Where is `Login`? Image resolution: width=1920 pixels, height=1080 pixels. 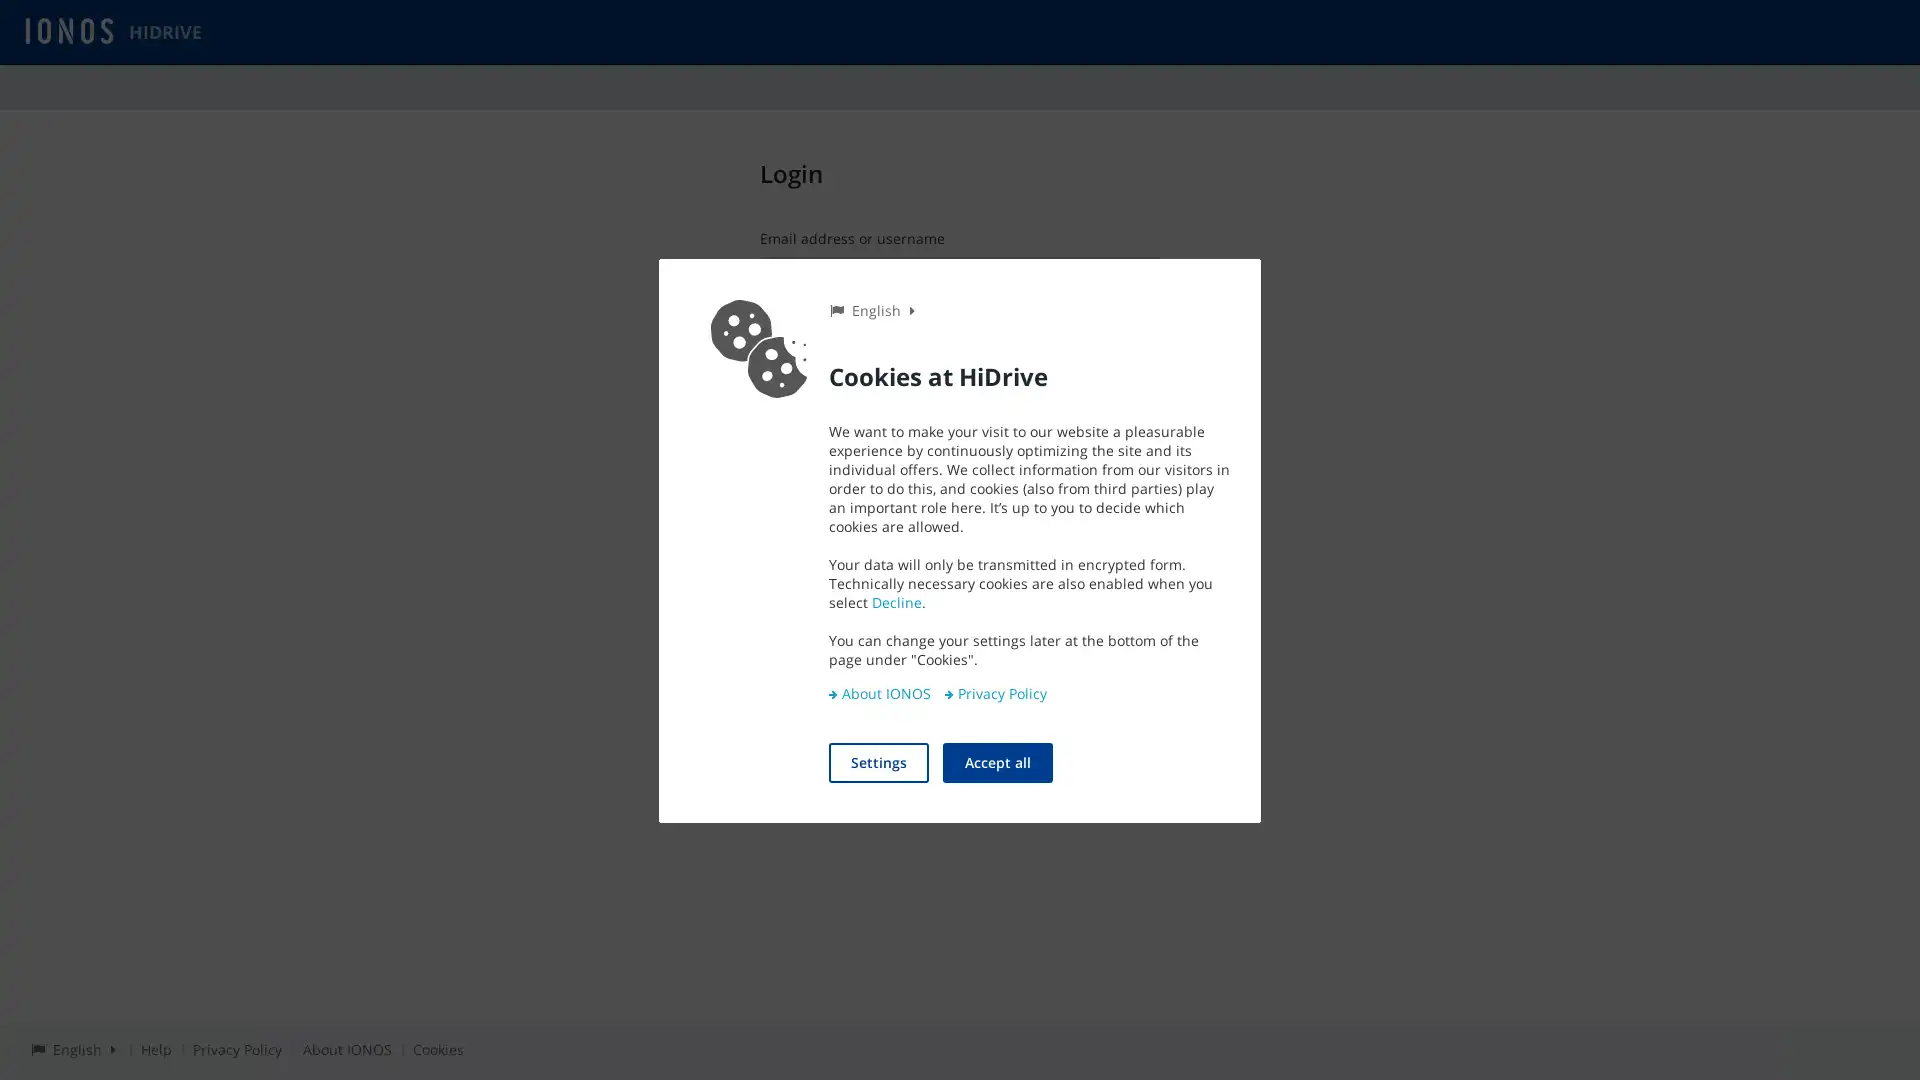 Login is located at coordinates (960, 446).